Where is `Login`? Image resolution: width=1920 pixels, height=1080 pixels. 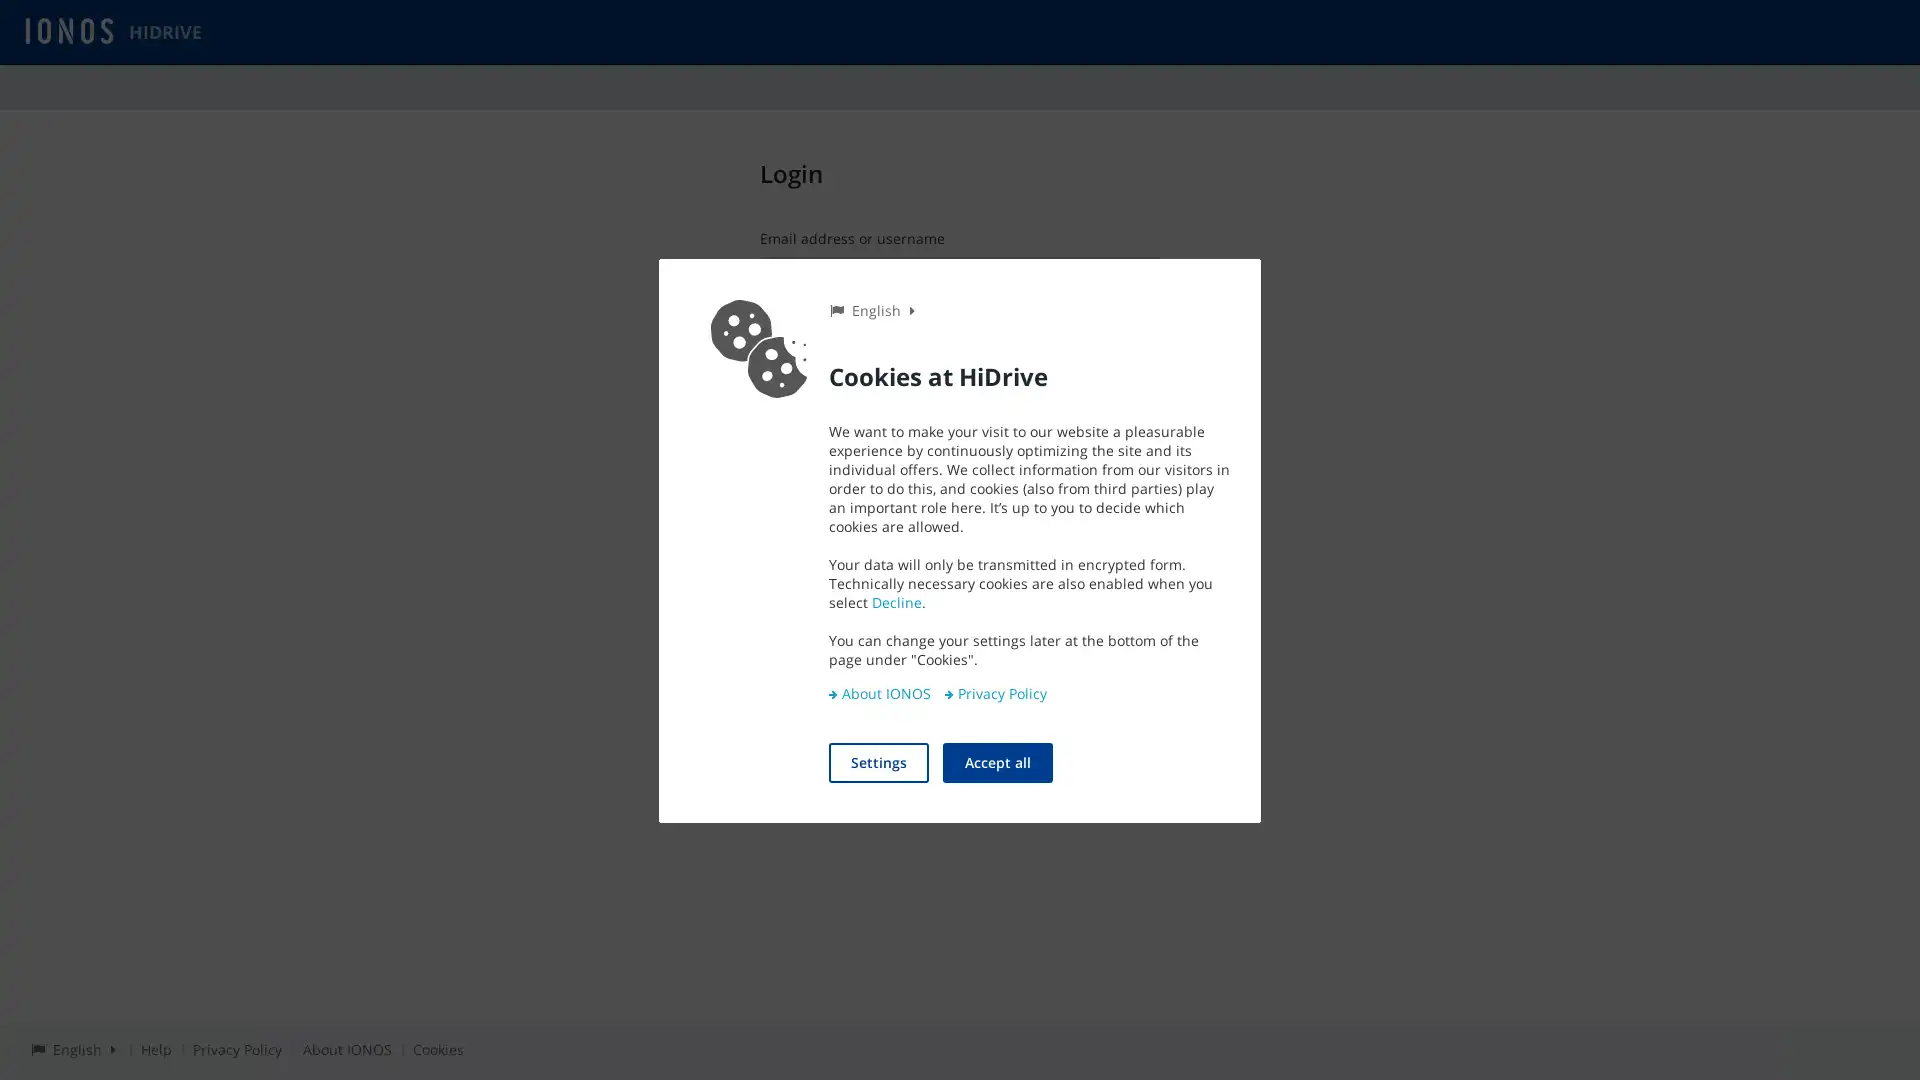 Login is located at coordinates (960, 446).